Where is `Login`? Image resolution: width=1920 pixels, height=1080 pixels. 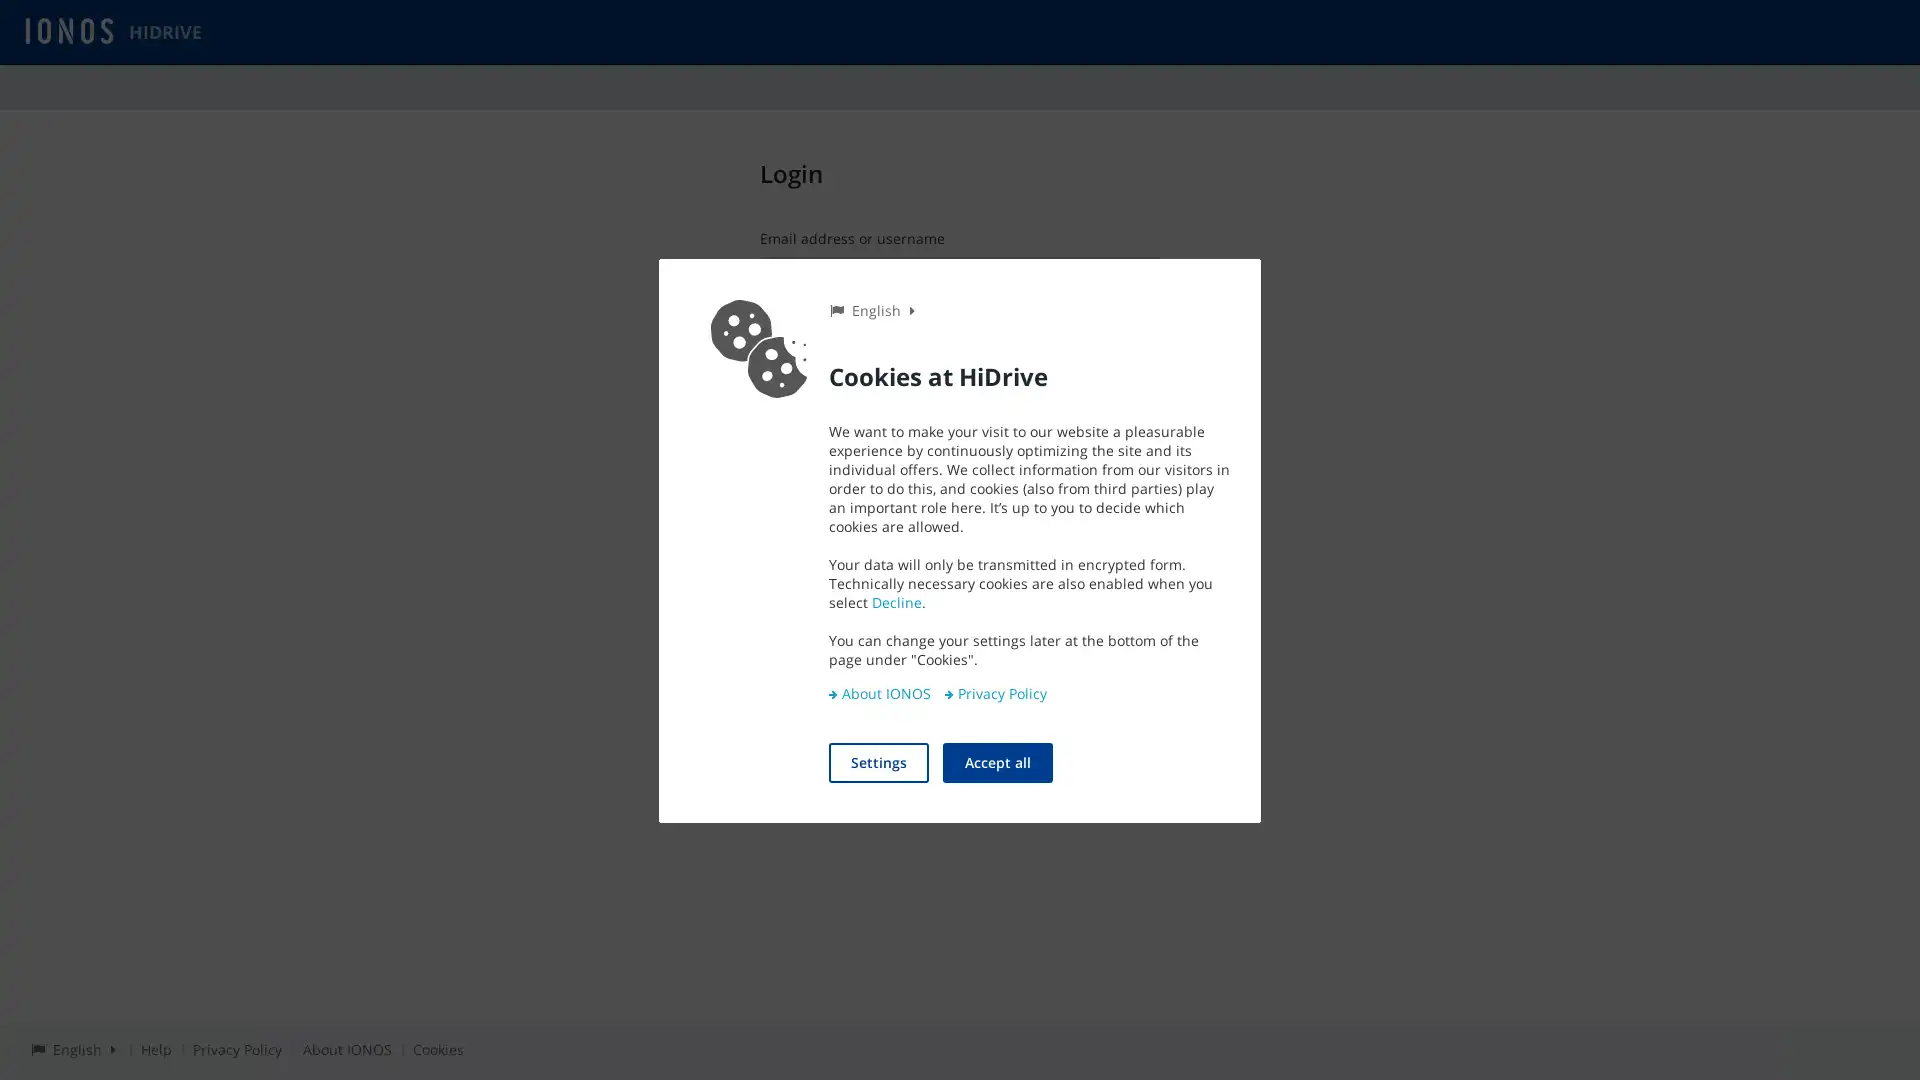 Login is located at coordinates (960, 446).